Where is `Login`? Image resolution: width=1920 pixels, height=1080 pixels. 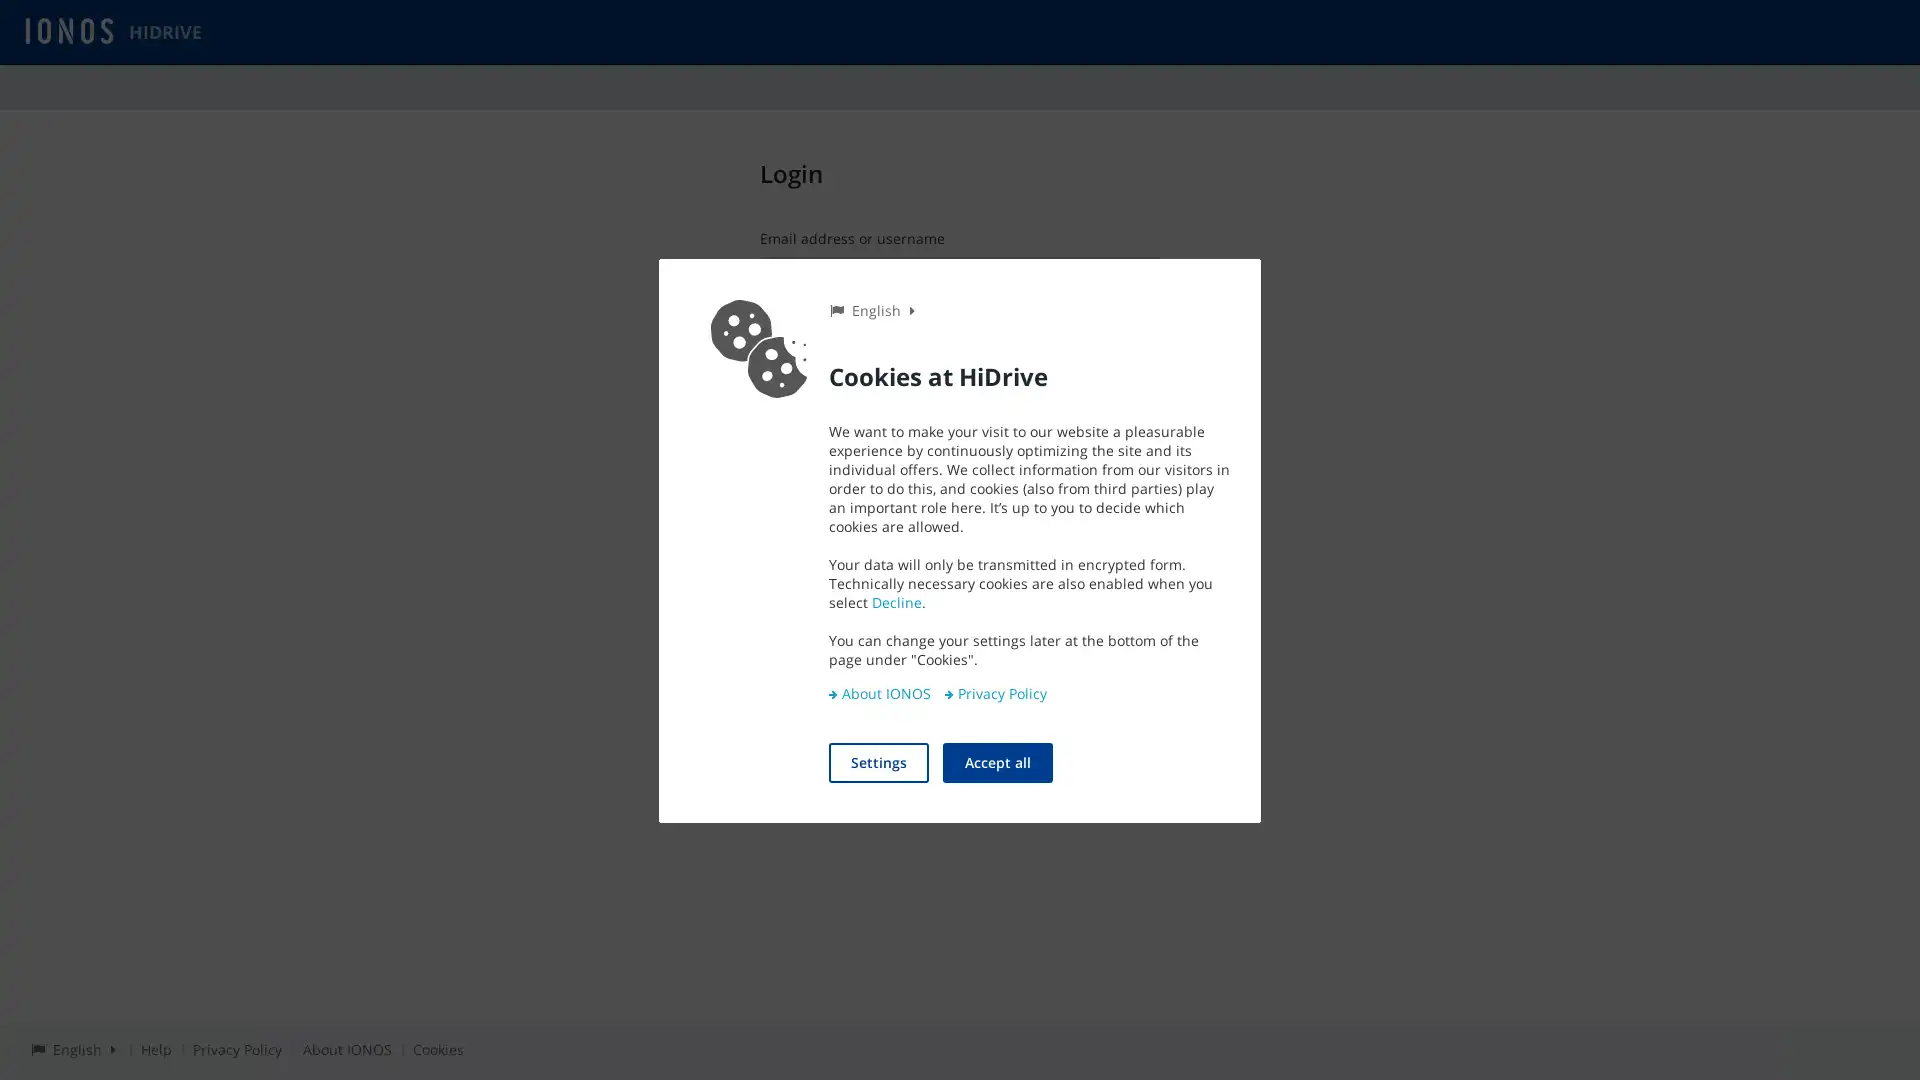 Login is located at coordinates (960, 446).